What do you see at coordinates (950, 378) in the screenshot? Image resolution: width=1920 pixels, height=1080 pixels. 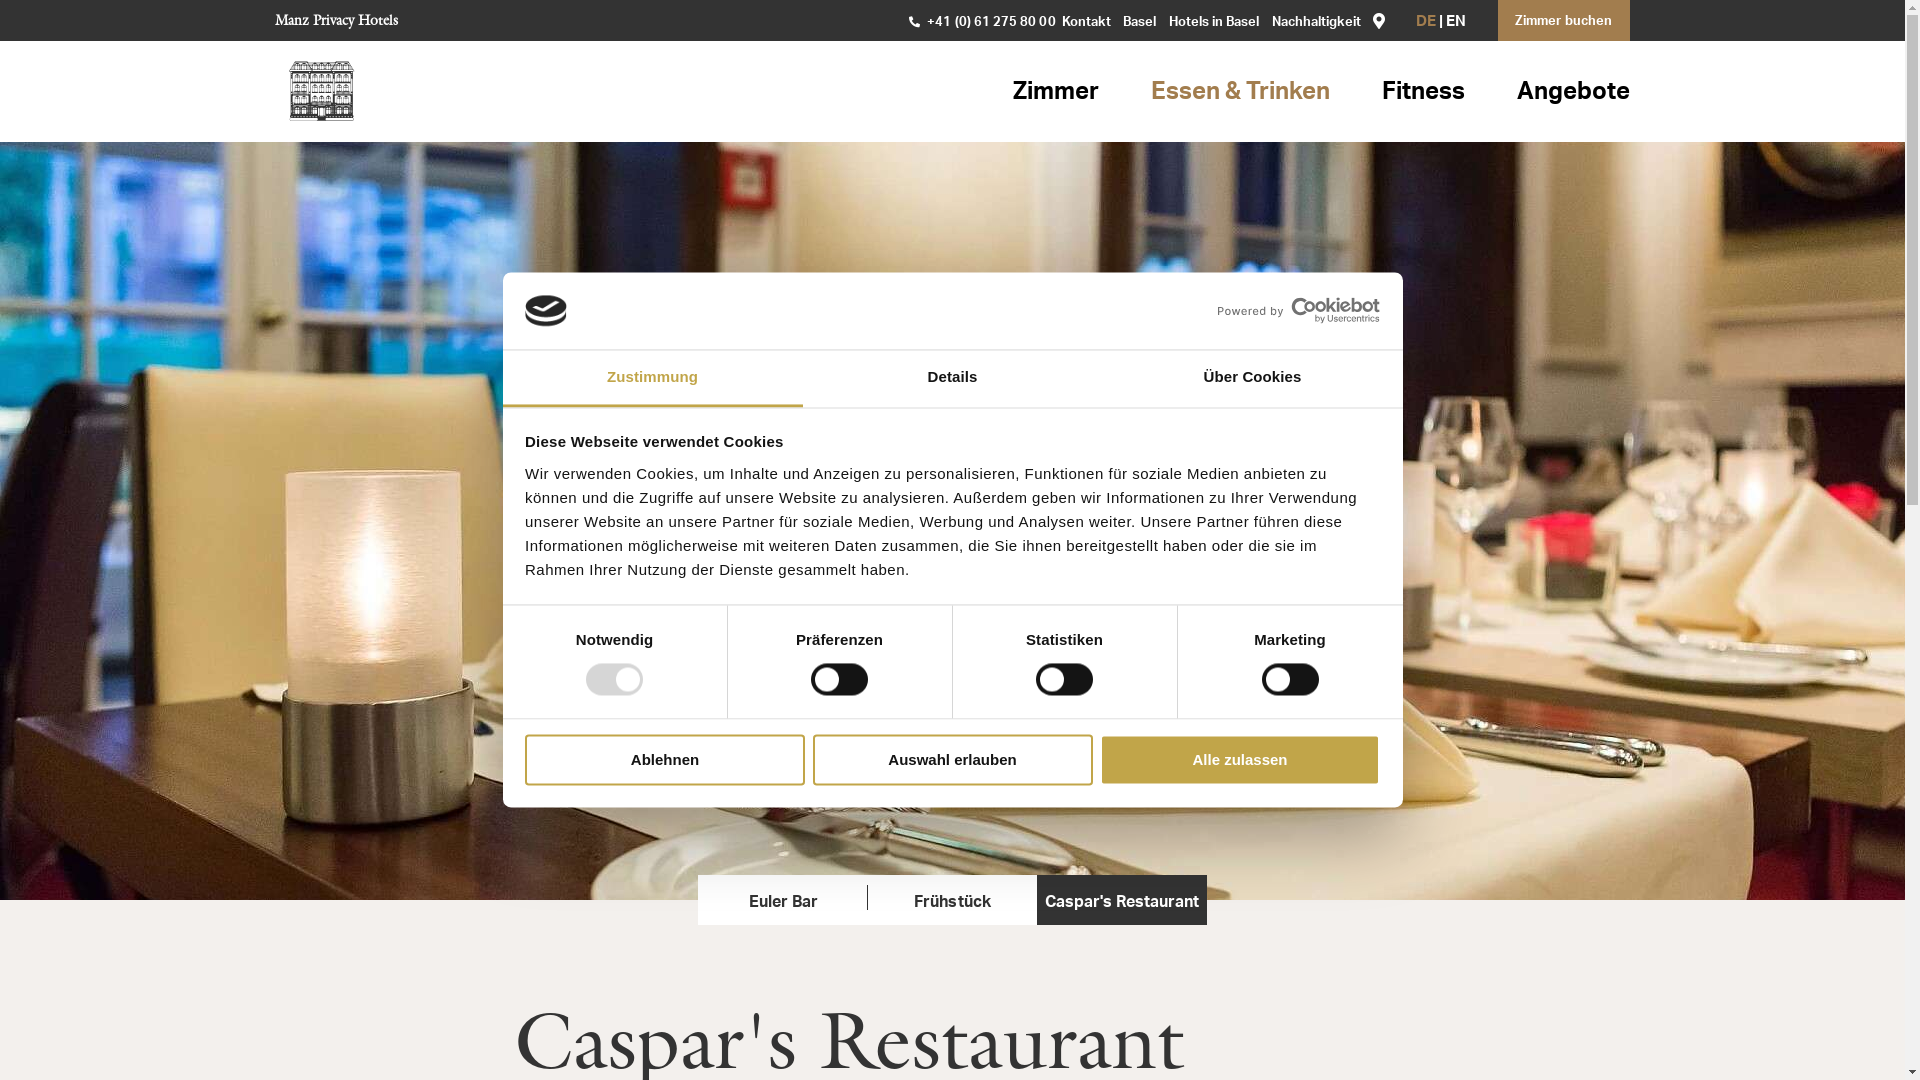 I see `'Details'` at bounding box center [950, 378].